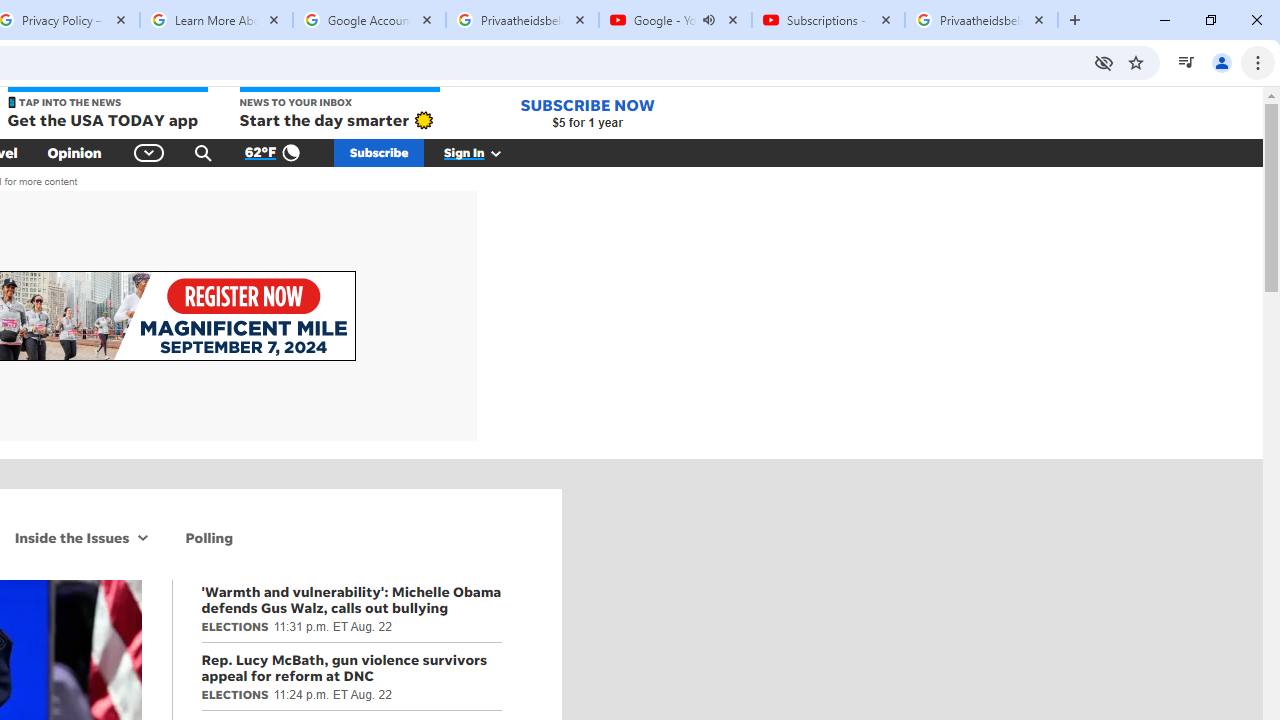 The height and width of the screenshot is (720, 1280). I want to click on 'Subscribe', so click(379, 152).